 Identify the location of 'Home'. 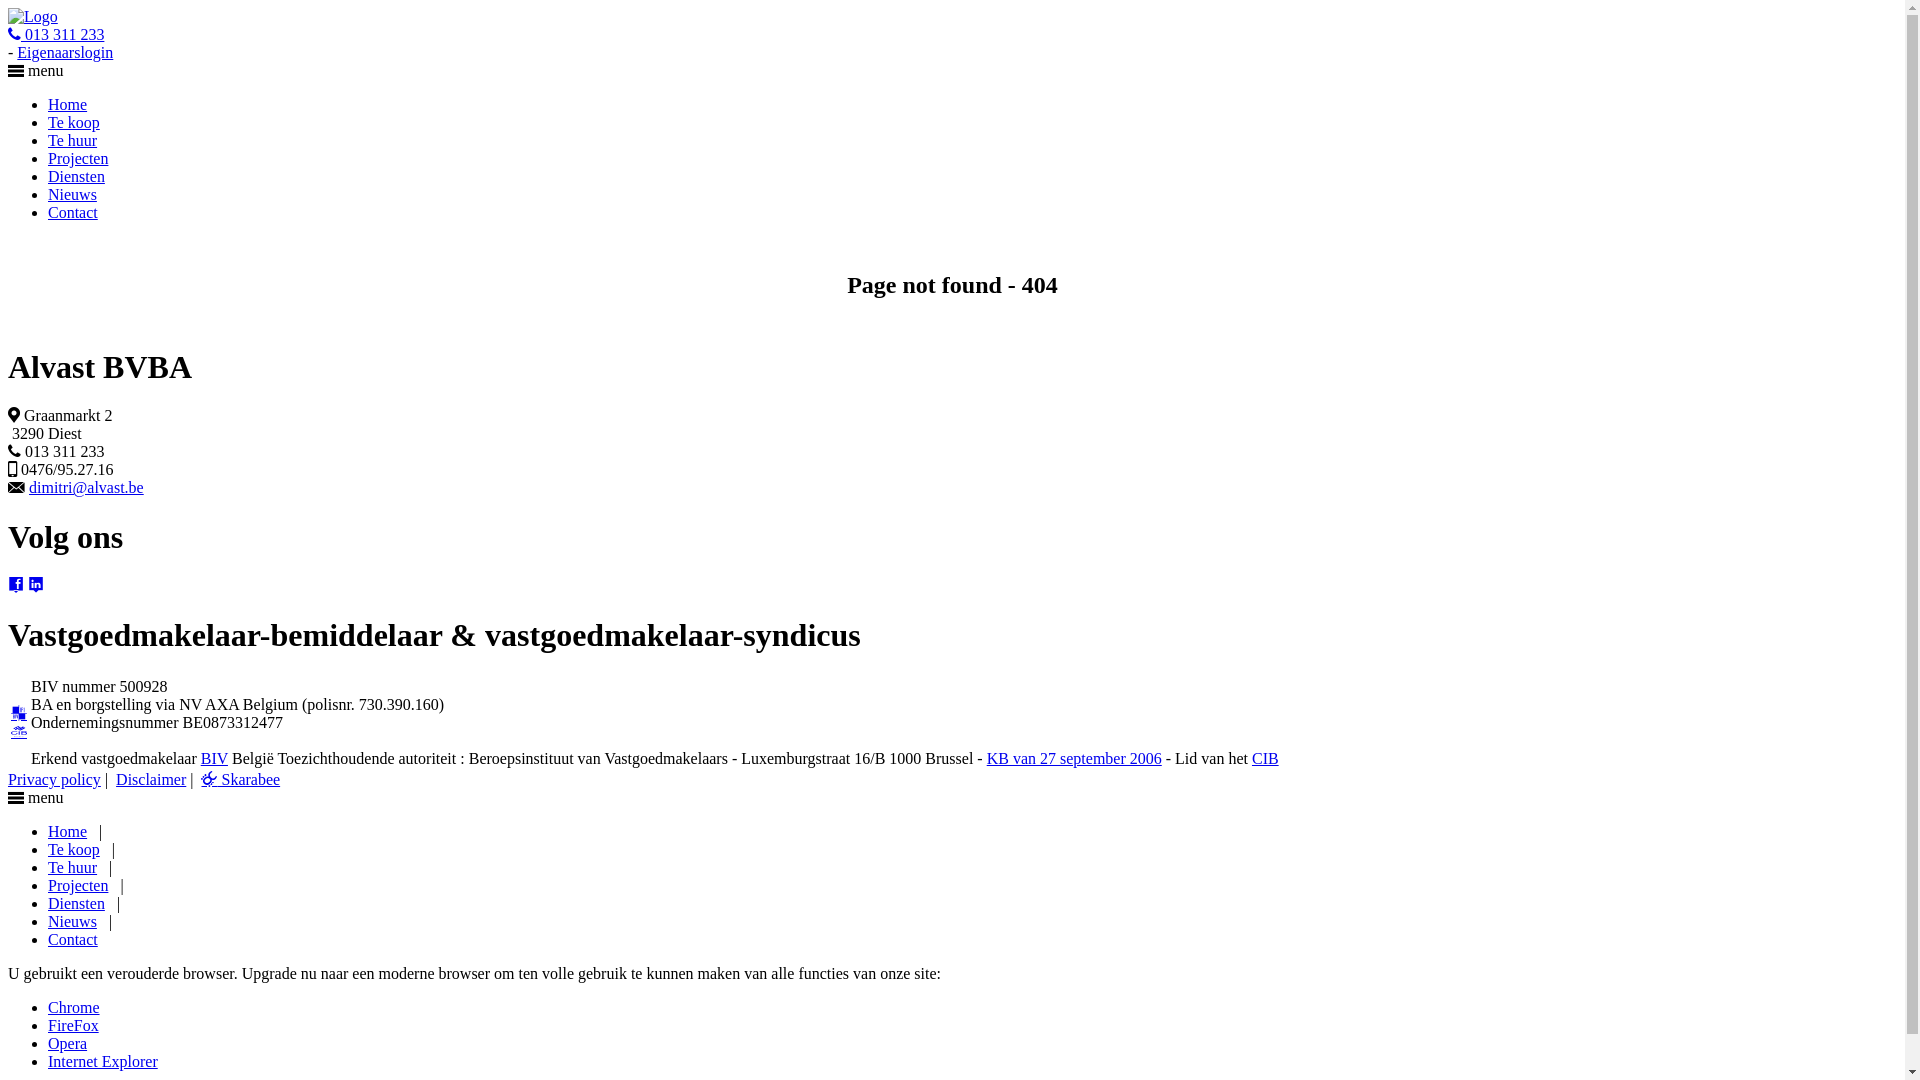
(48, 831).